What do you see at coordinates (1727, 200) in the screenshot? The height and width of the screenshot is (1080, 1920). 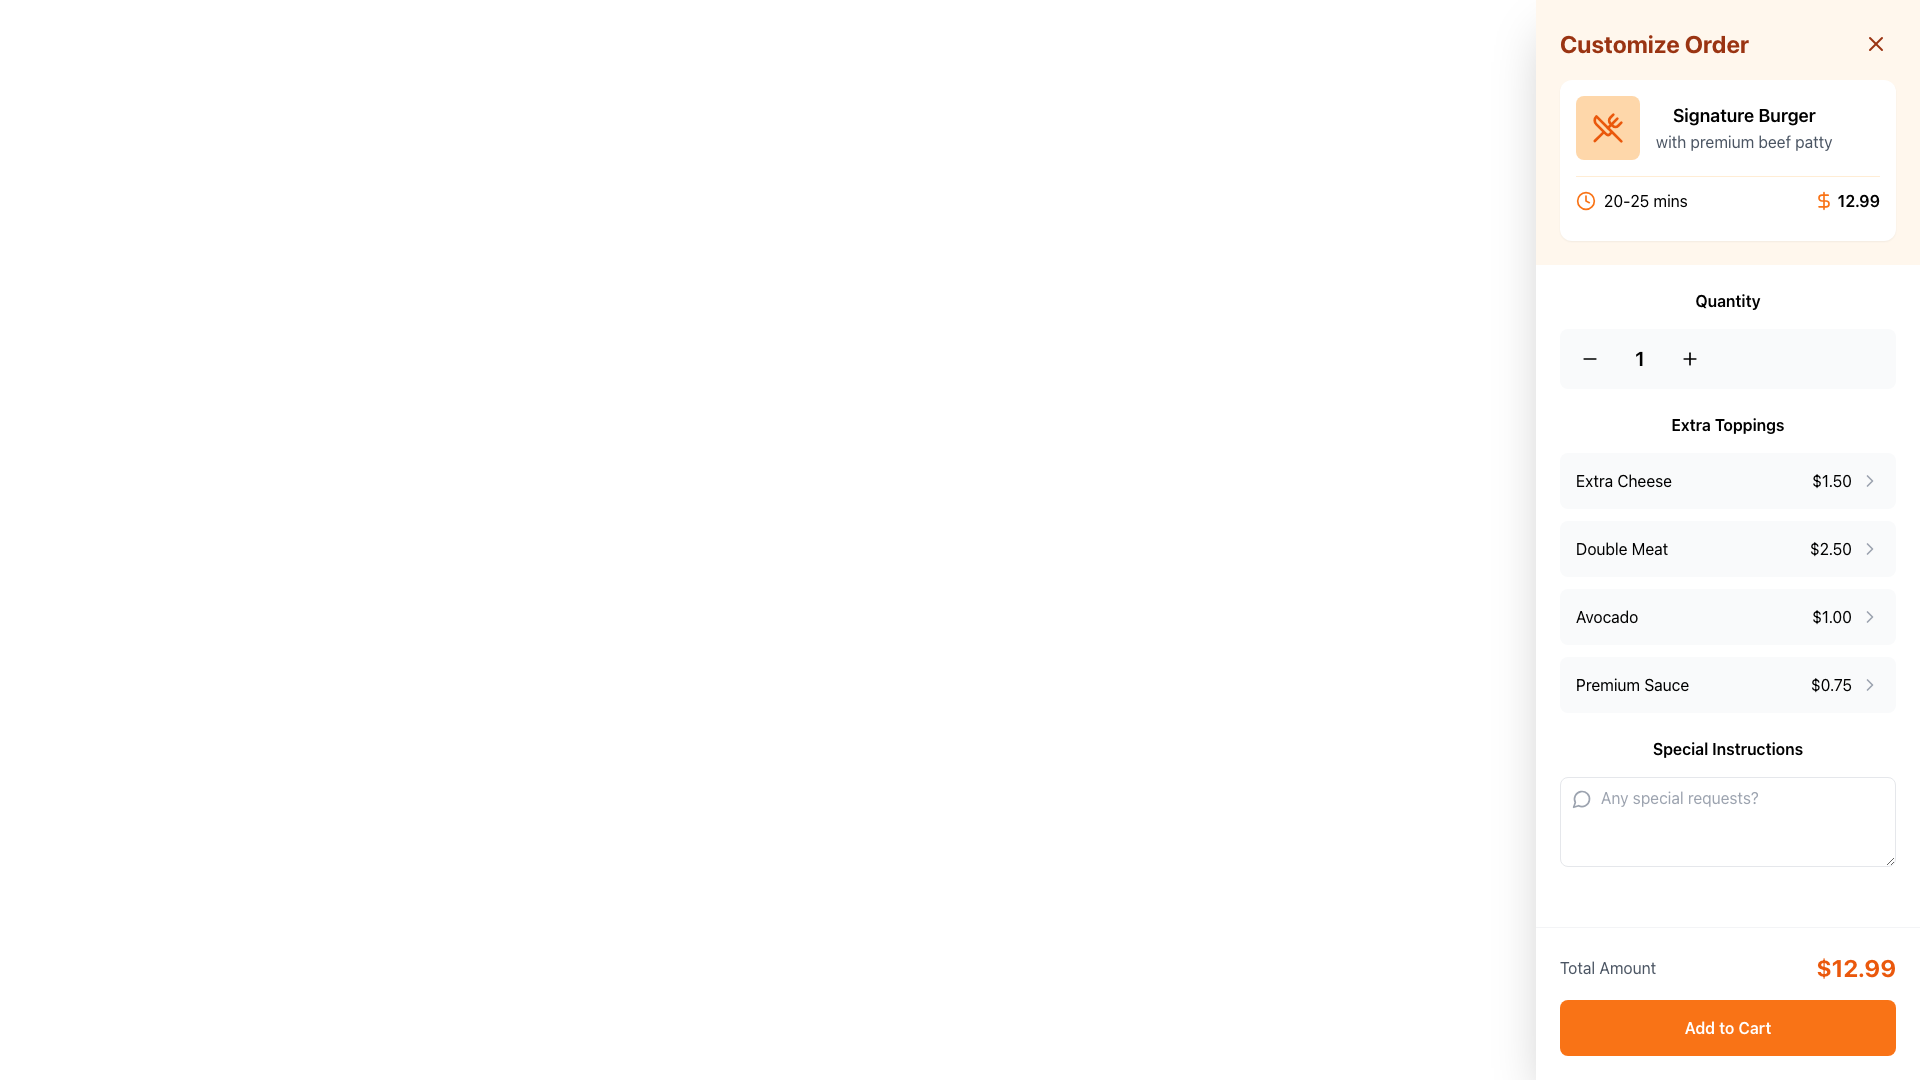 I see `the informational text displaying delivery time and price for the 'Signature Burger'` at bounding box center [1727, 200].